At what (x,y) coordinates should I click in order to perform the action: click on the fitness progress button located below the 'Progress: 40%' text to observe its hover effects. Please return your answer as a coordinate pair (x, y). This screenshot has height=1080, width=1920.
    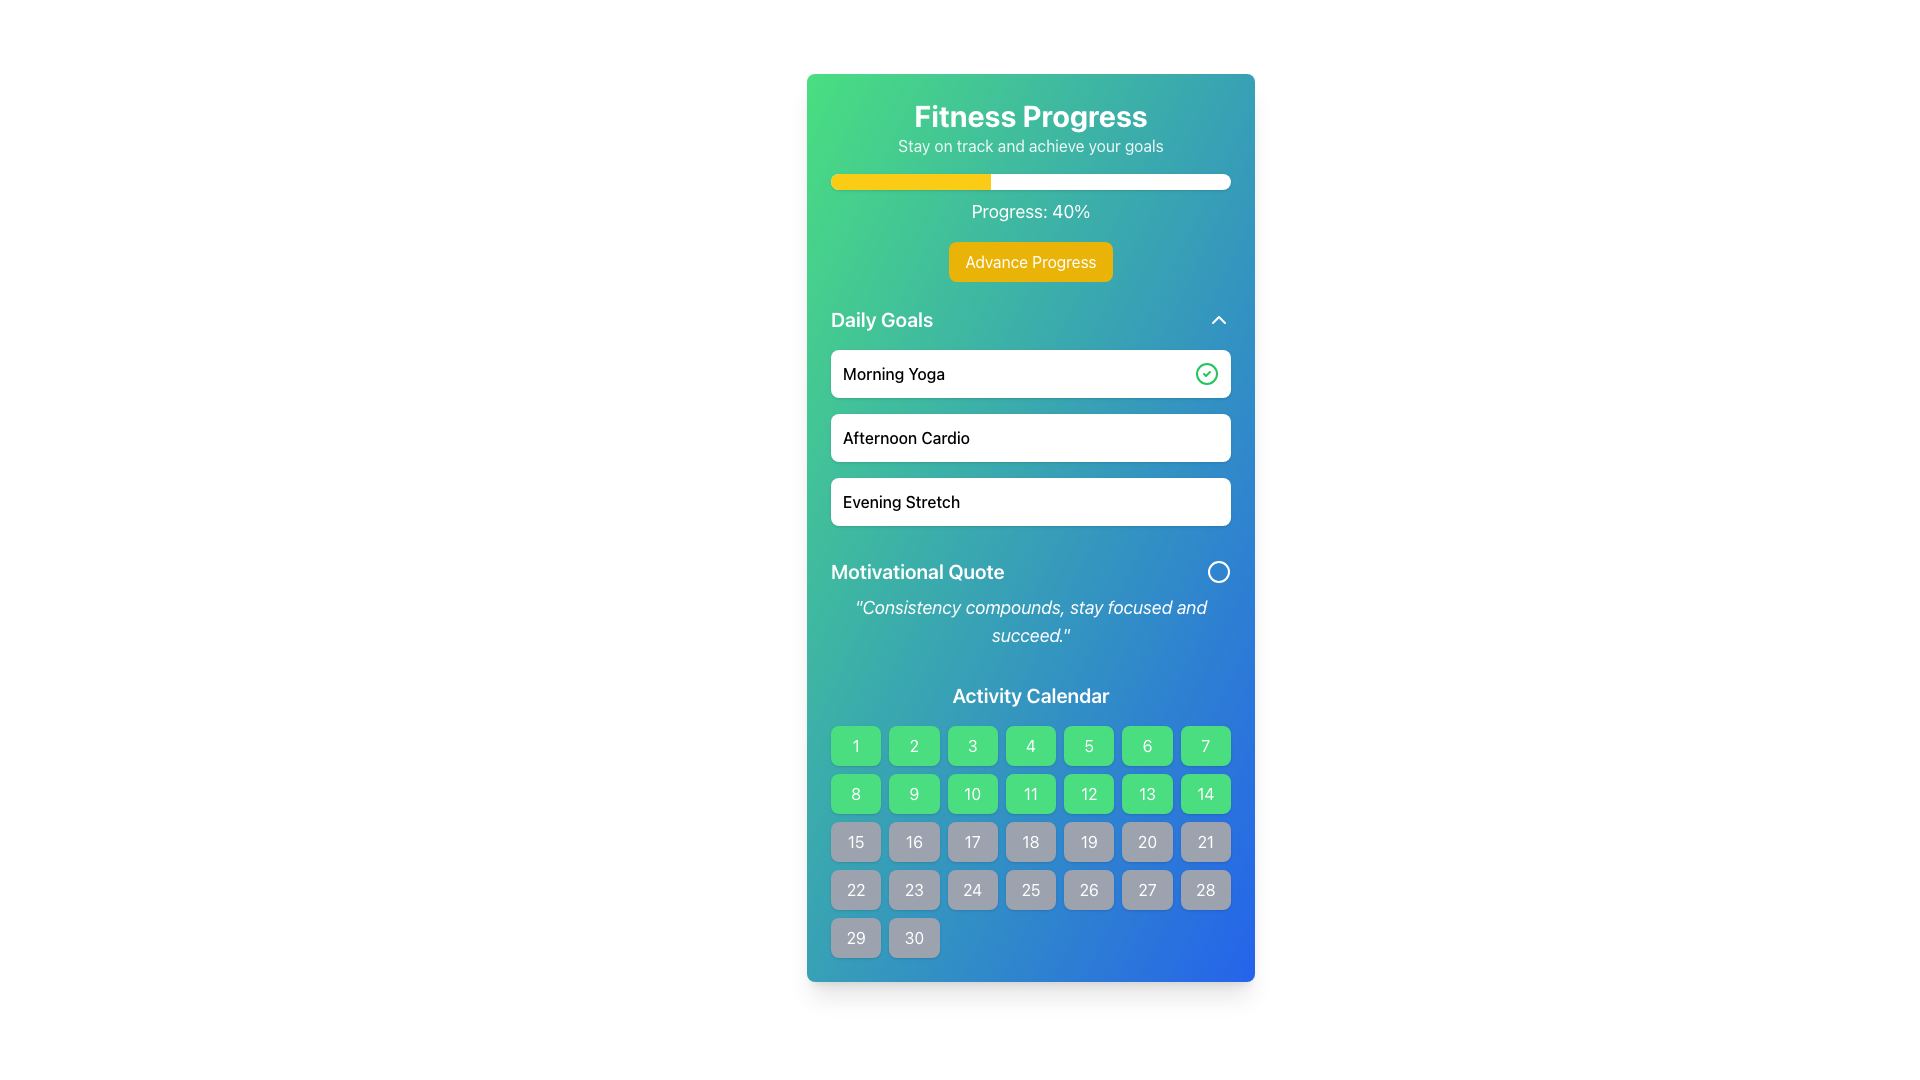
    Looking at the image, I should click on (1031, 261).